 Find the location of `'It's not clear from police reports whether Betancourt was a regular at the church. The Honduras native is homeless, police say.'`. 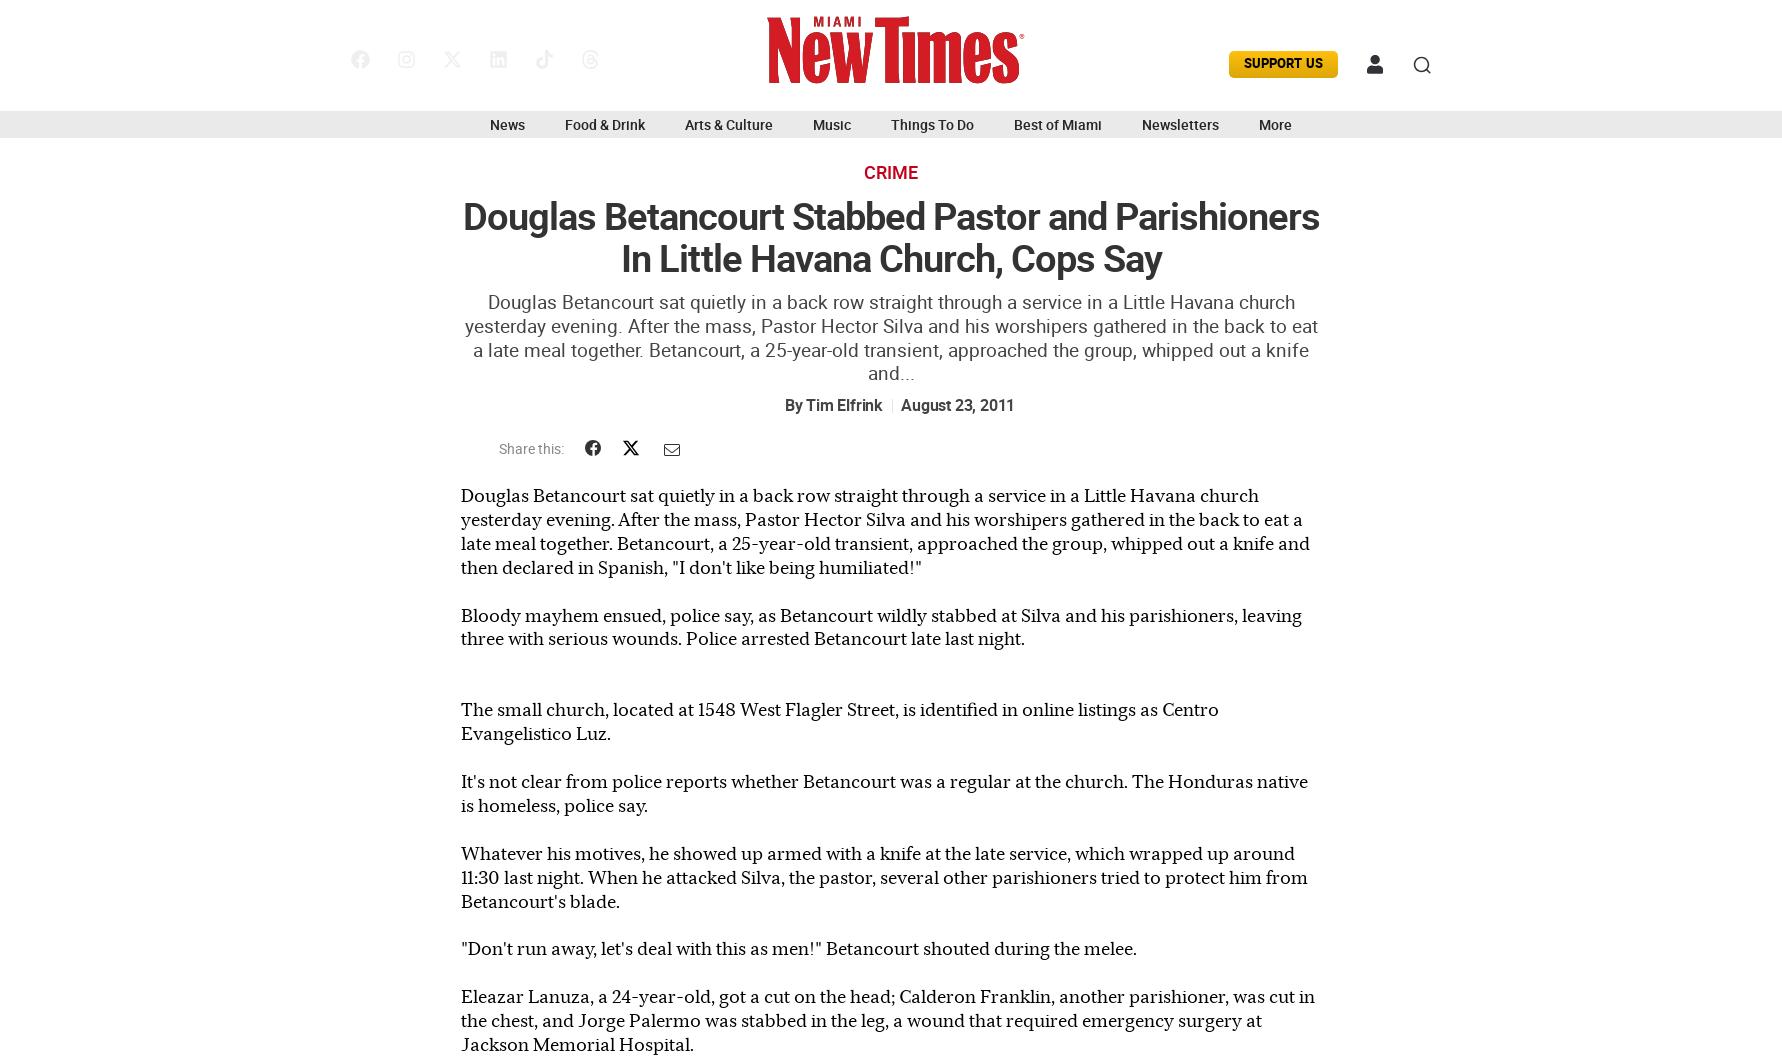

'It's not clear from police reports whether Betancourt was a regular at the church. The Honduras native is homeless, police say.' is located at coordinates (883, 792).